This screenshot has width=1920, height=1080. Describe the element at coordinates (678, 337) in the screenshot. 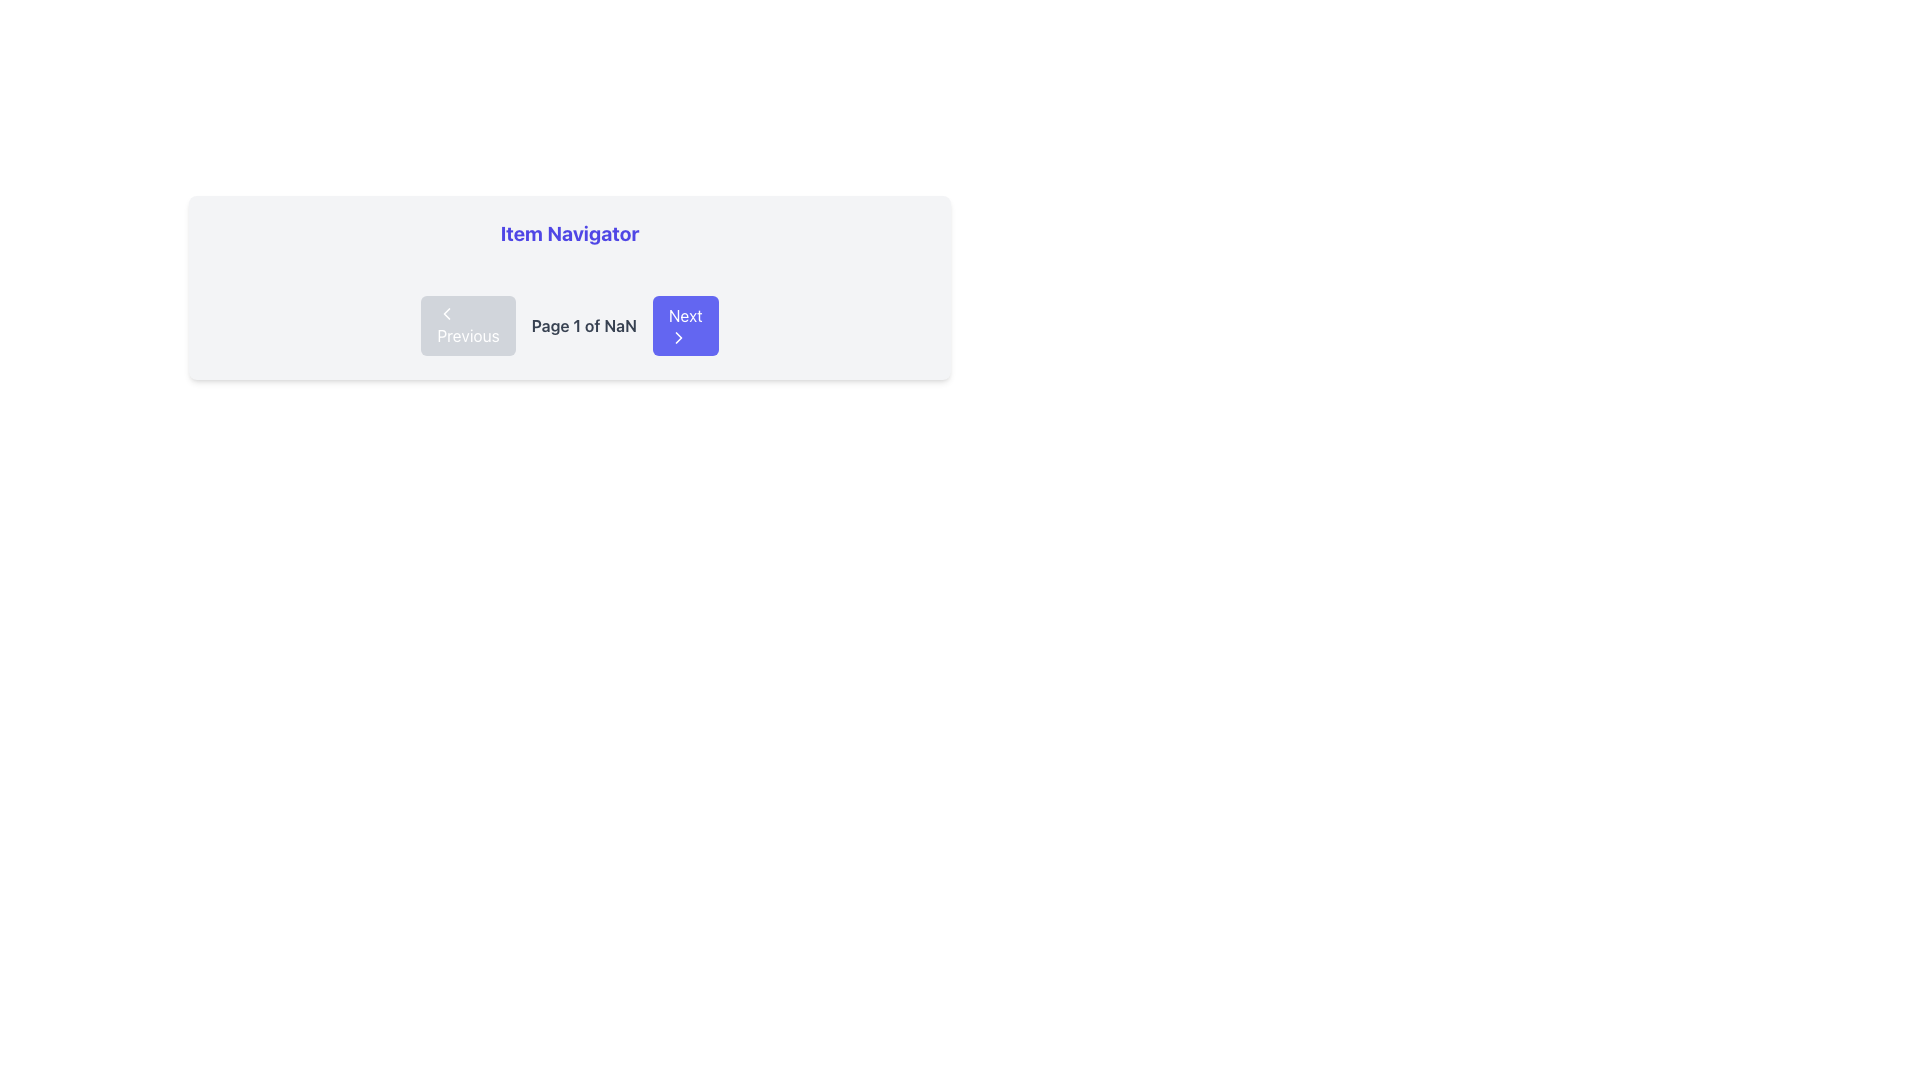

I see `the decorative forward navigation icon associated with the 'Next' button, located to the right of the pagination counter` at that location.